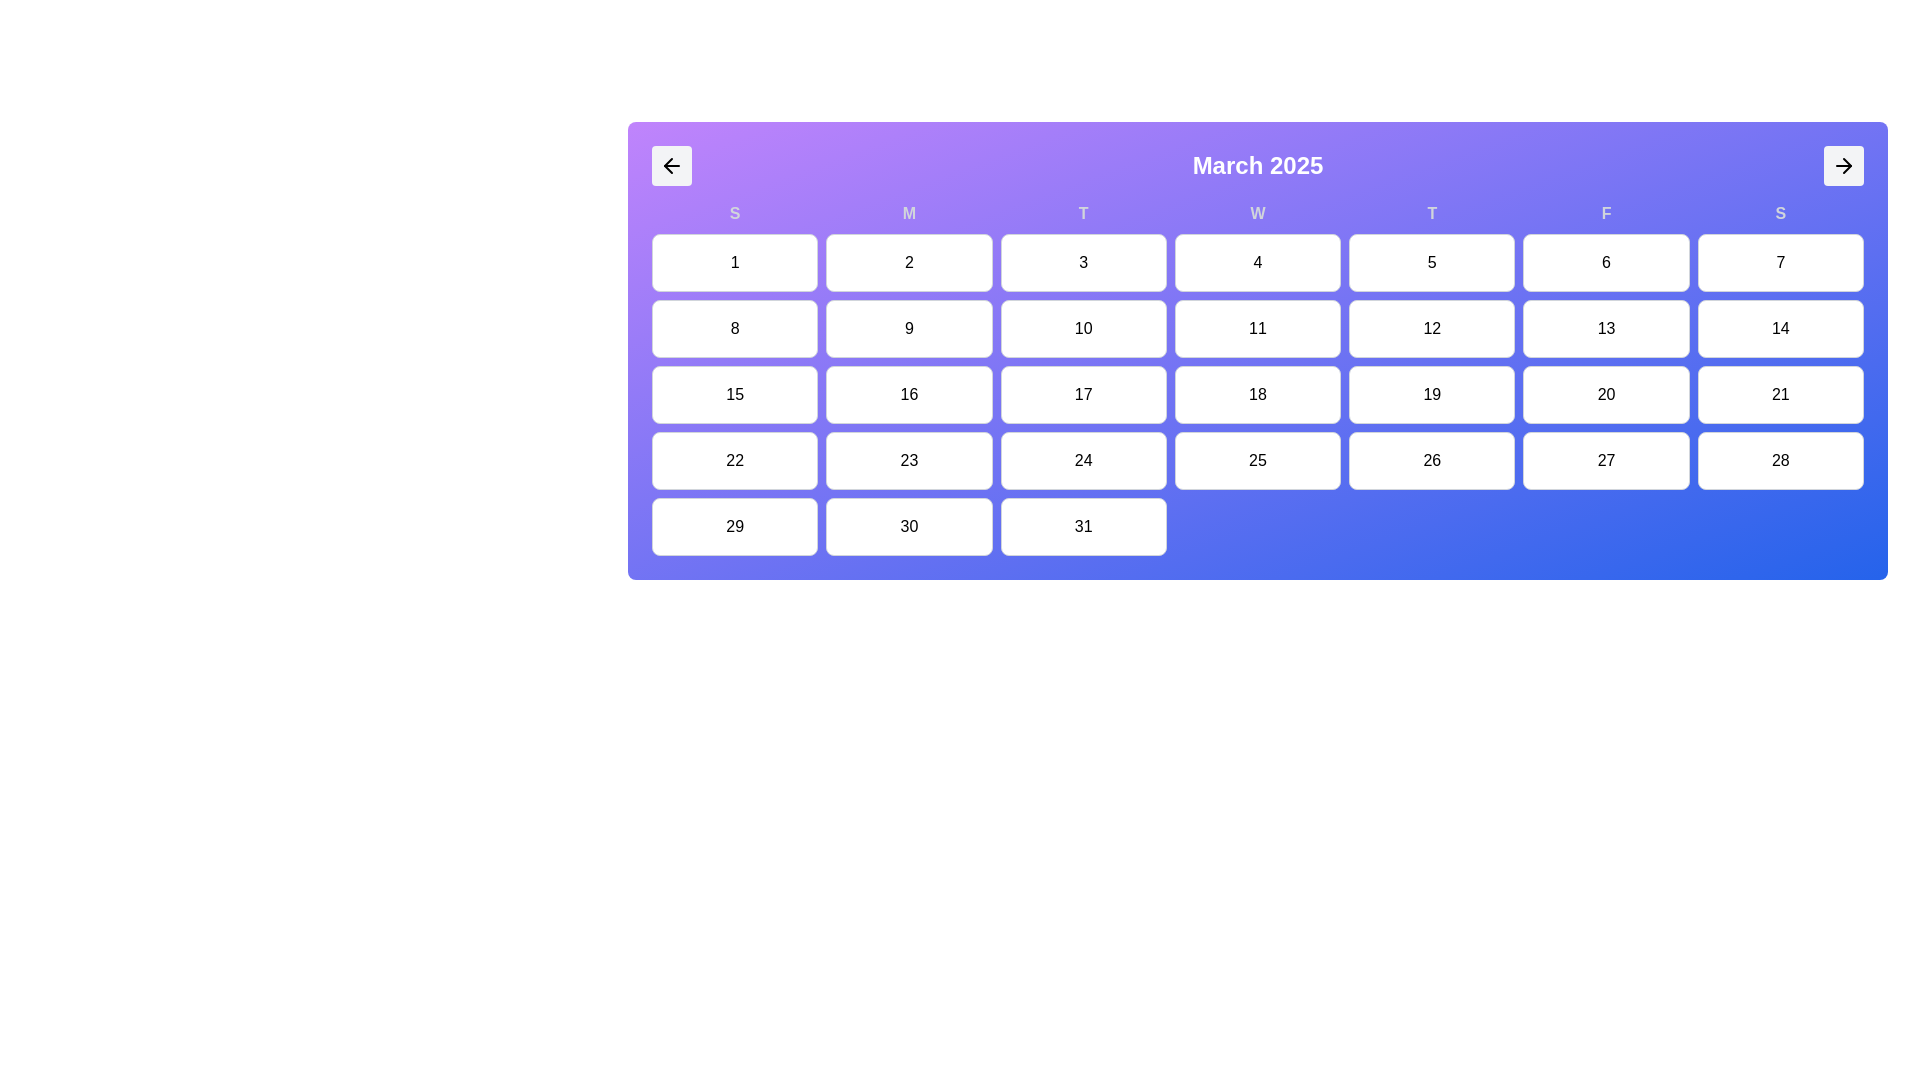  What do you see at coordinates (908, 394) in the screenshot?
I see `the button representing March 16` at bounding box center [908, 394].